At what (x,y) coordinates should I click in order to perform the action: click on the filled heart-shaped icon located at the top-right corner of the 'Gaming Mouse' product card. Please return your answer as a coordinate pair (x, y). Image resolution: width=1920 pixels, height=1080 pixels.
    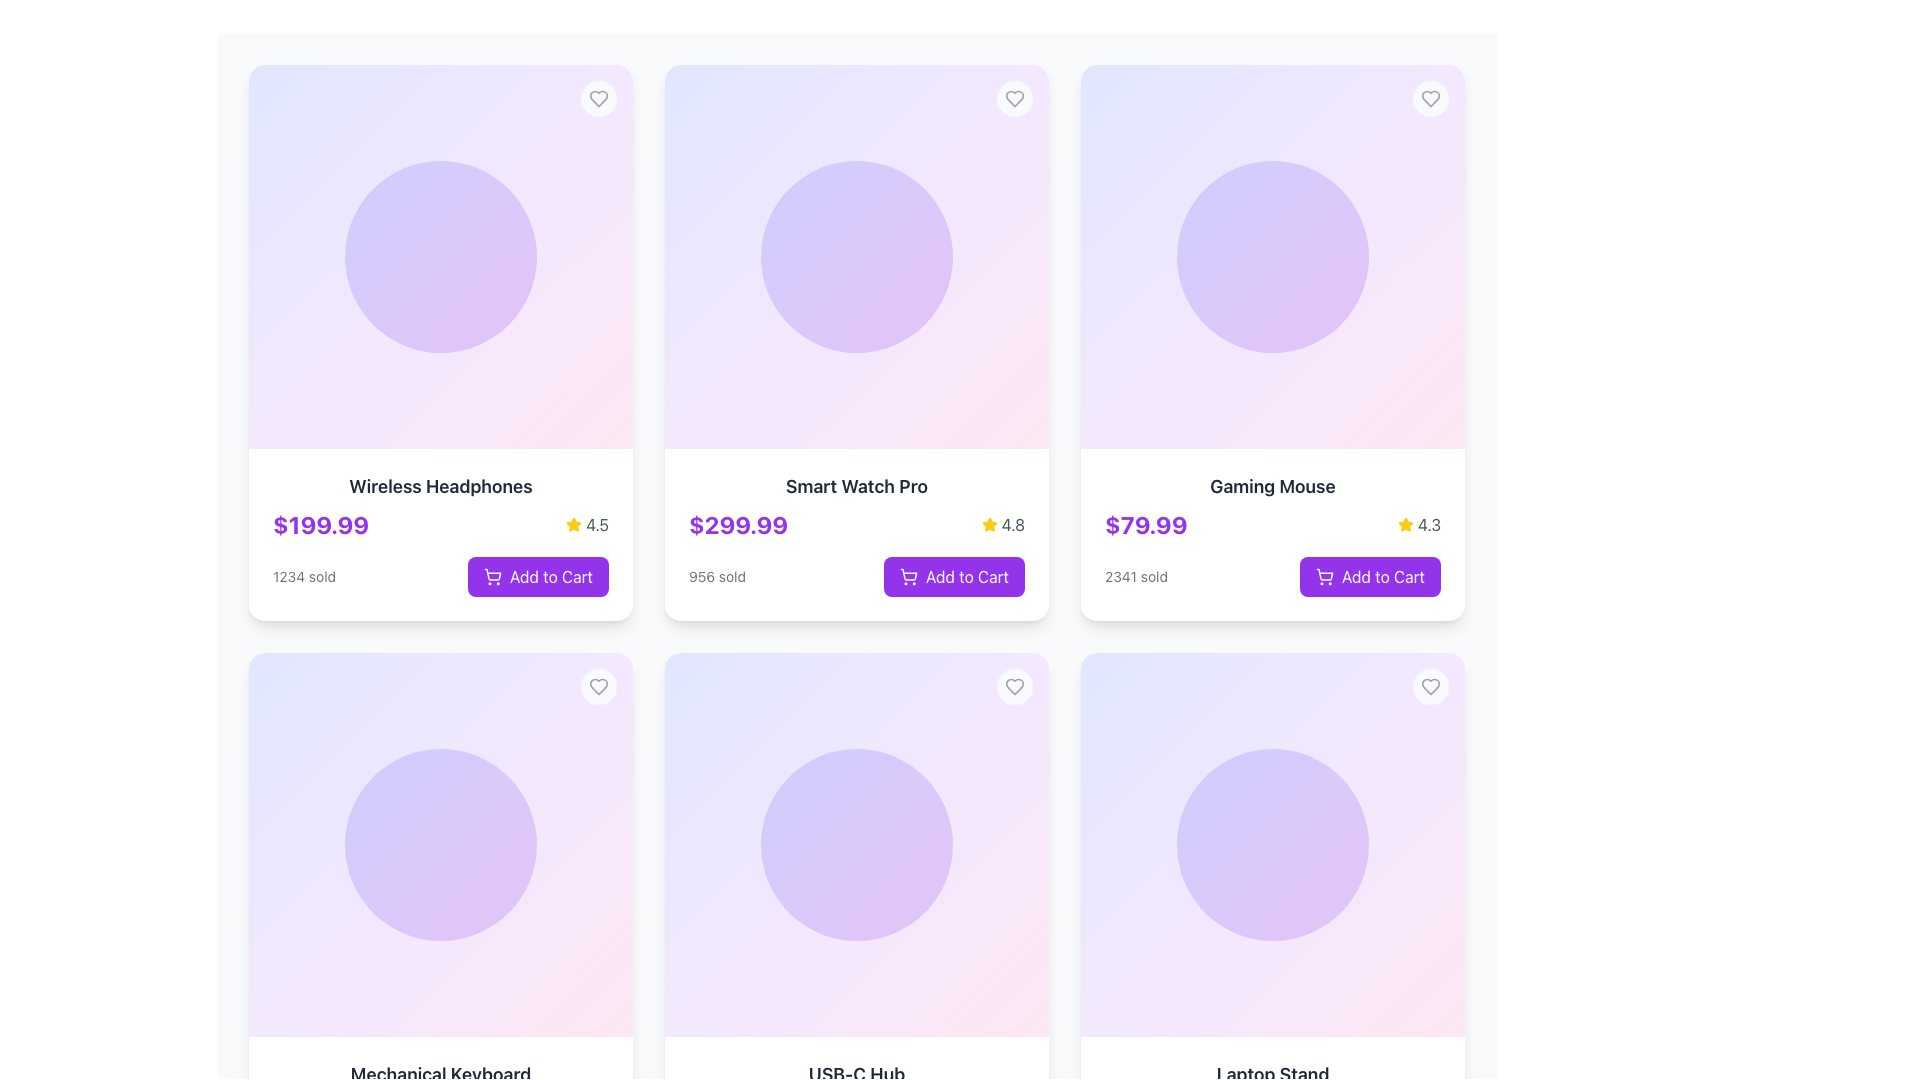
    Looking at the image, I should click on (1429, 685).